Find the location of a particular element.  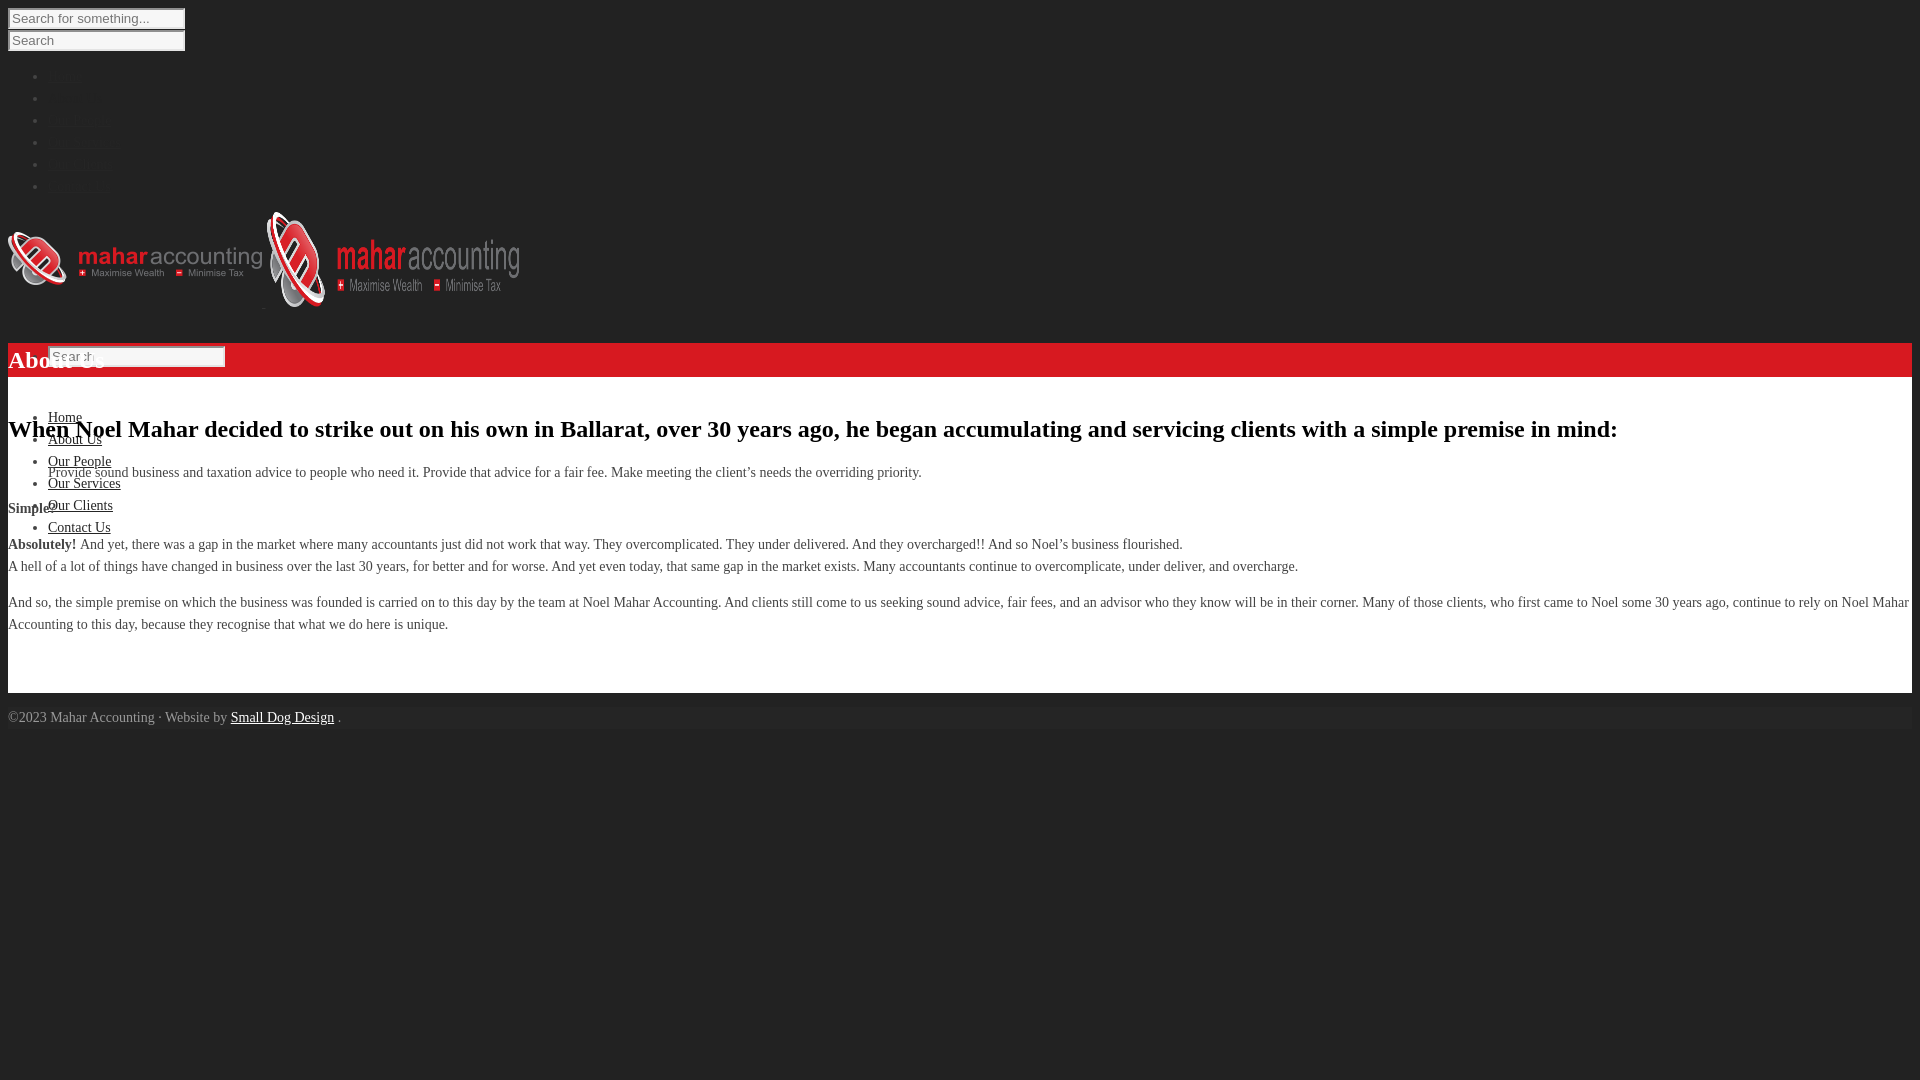

'Our People' is located at coordinates (79, 461).